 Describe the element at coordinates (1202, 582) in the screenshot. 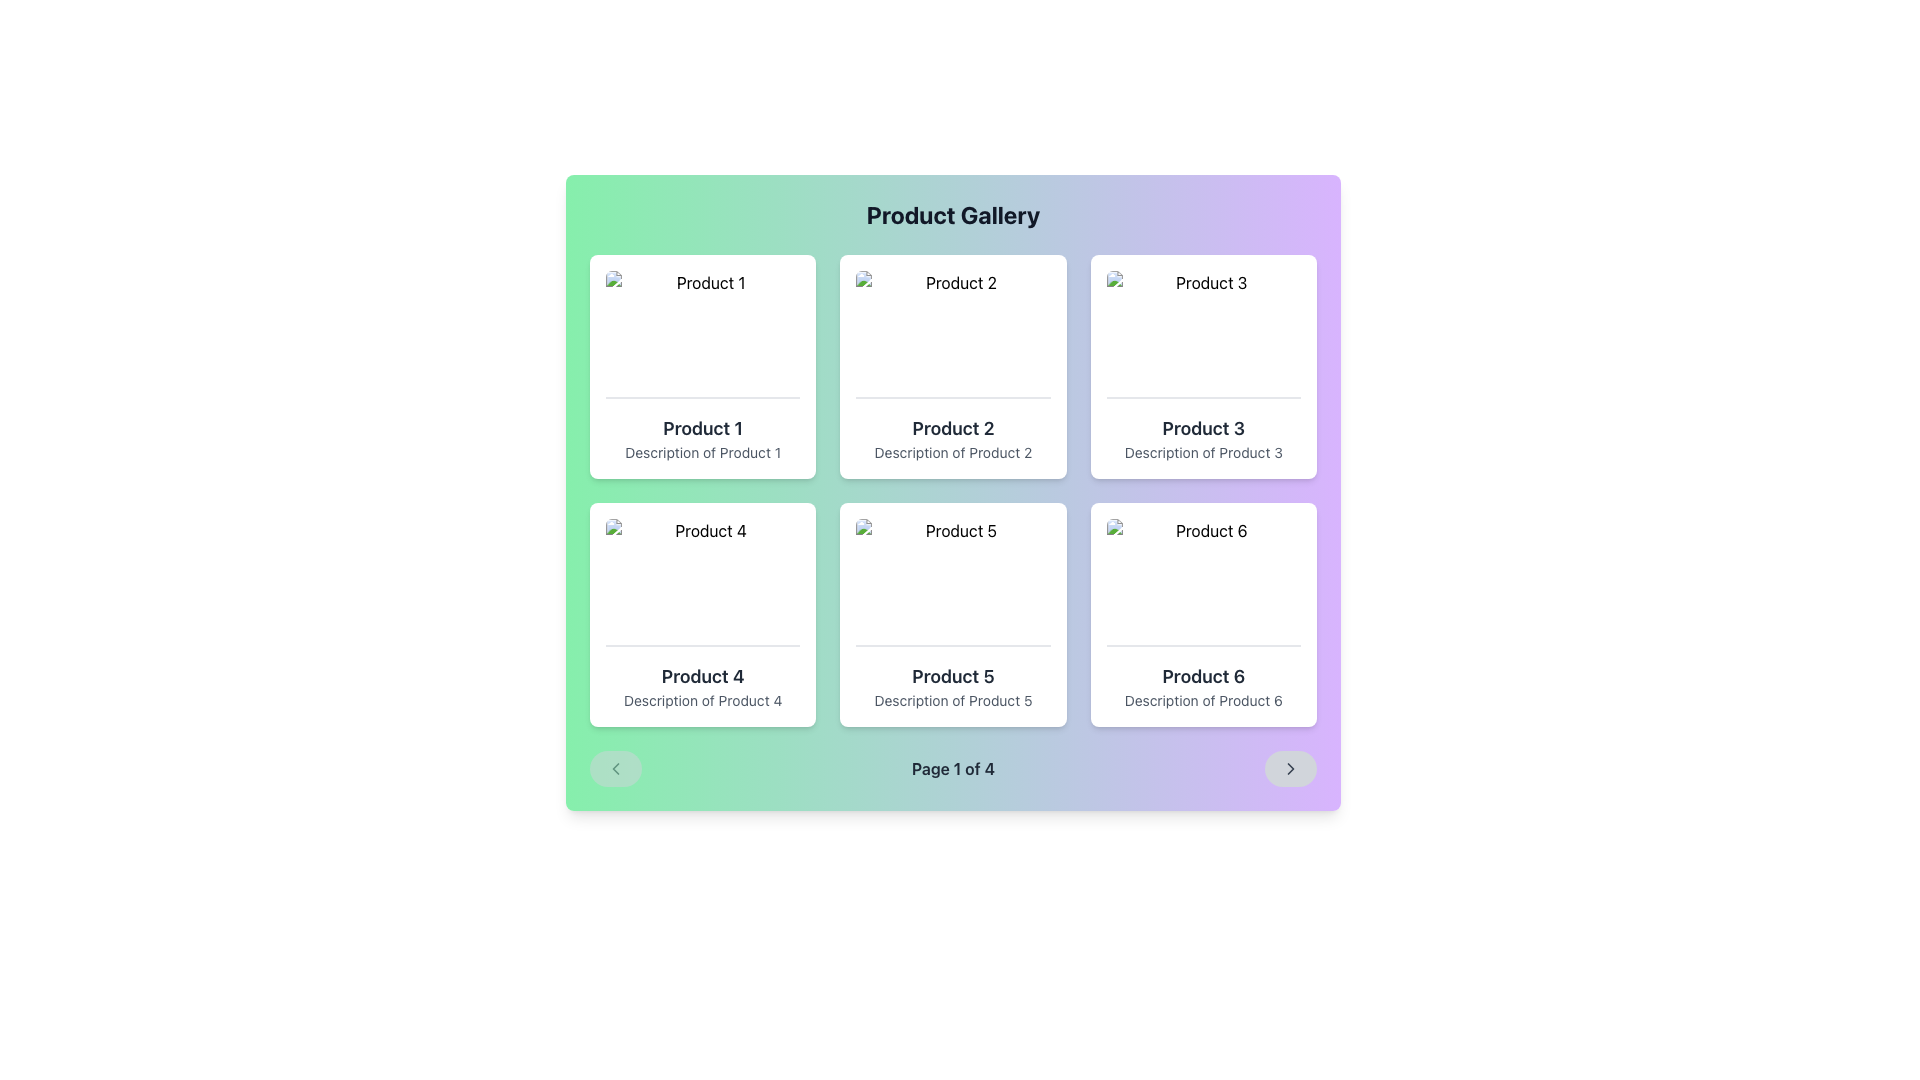

I see `the image placeholder displaying 'Product 6', which is located in the last column of the second row in the 'Product Gallery' grid` at that location.